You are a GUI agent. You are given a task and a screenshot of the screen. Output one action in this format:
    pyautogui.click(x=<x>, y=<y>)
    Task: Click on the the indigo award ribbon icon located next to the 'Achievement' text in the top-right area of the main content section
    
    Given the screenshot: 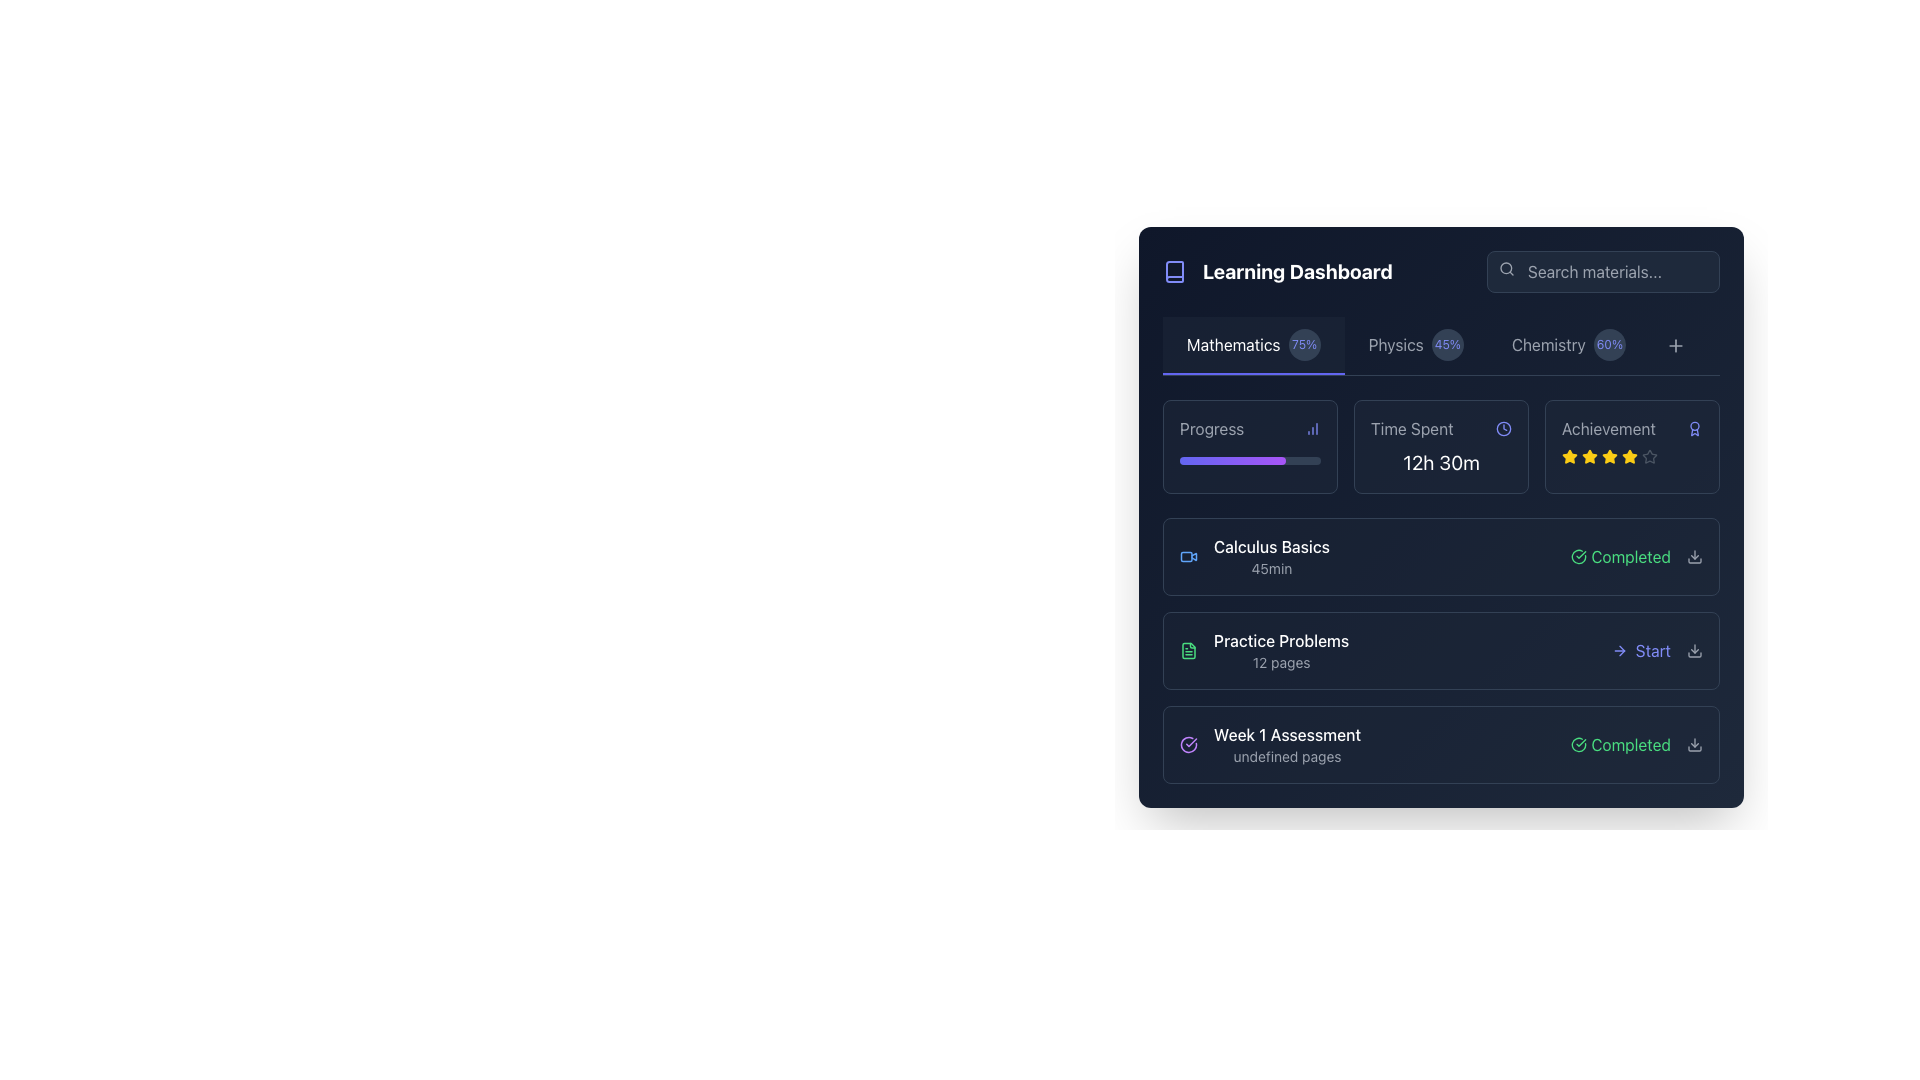 What is the action you would take?
    pyautogui.click(x=1693, y=427)
    